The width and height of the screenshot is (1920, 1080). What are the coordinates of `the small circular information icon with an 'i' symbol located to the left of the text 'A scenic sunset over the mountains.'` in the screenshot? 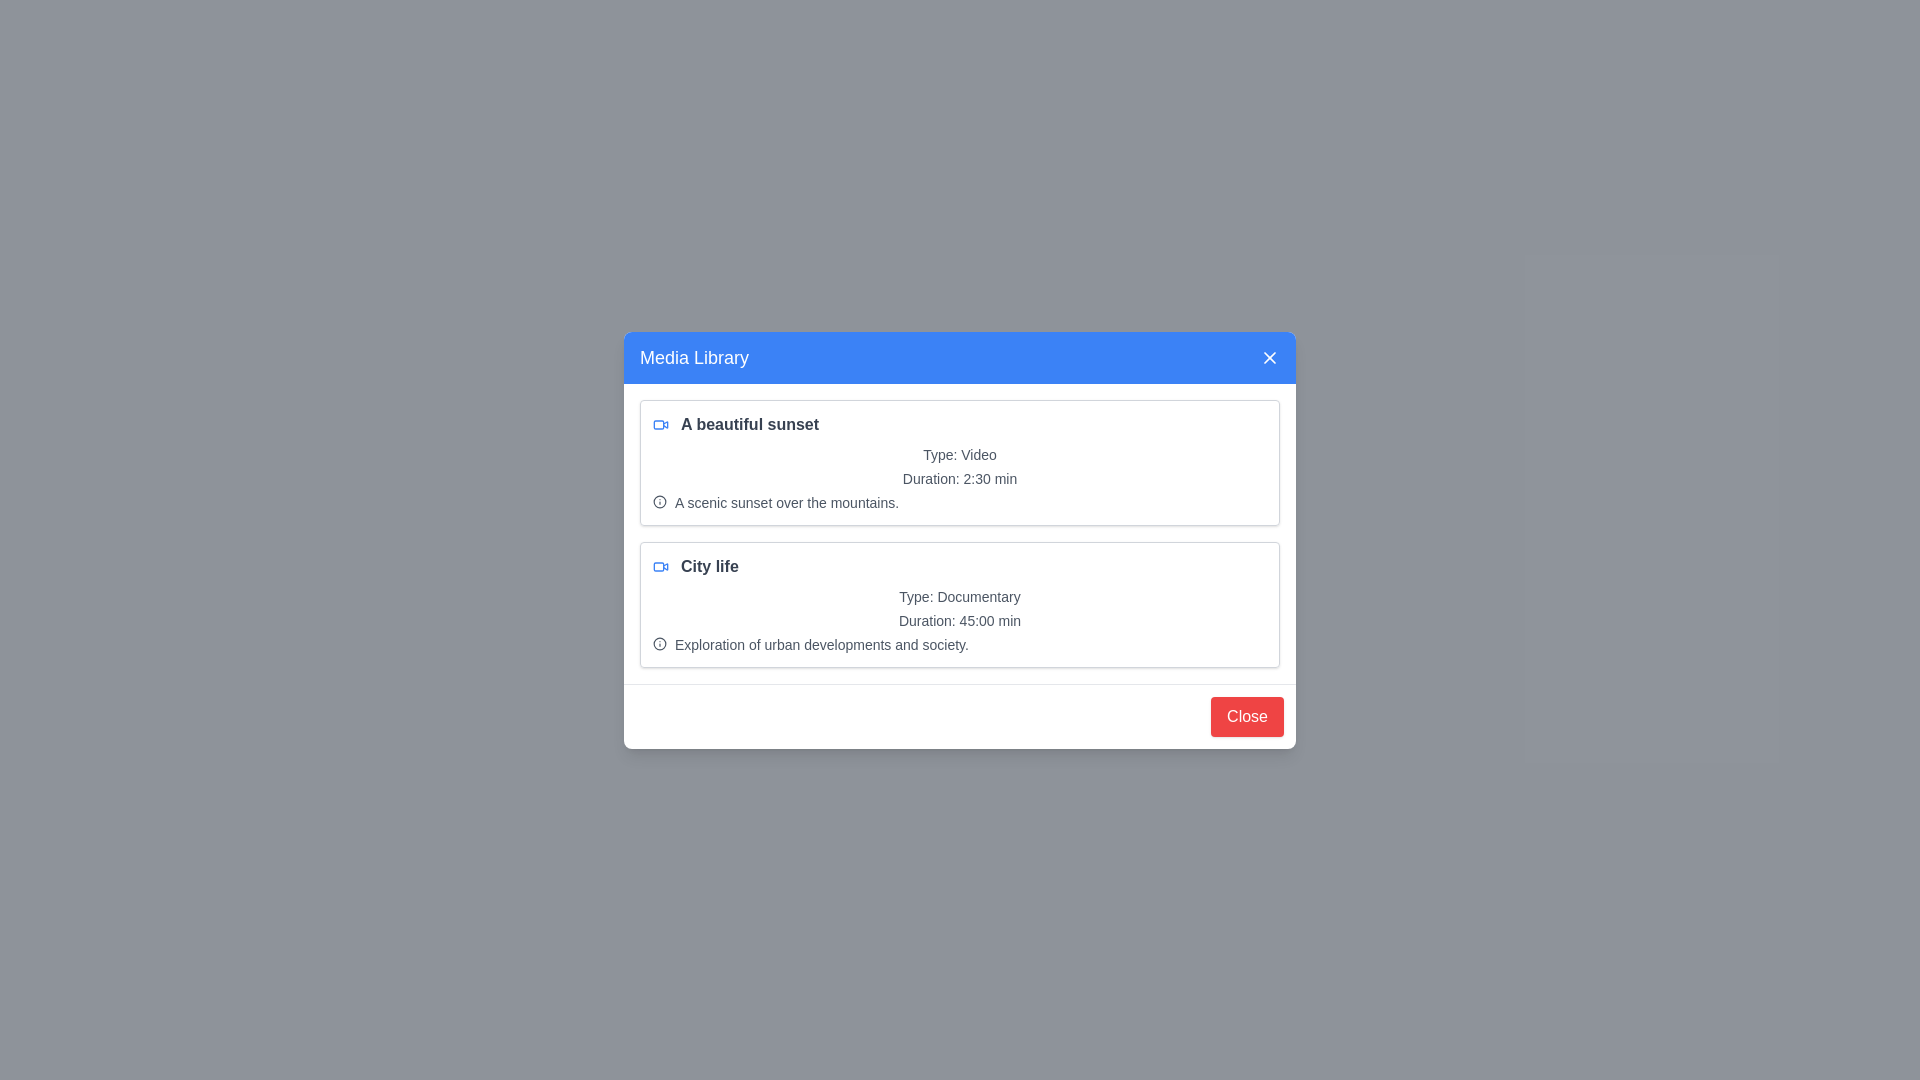 It's located at (660, 500).